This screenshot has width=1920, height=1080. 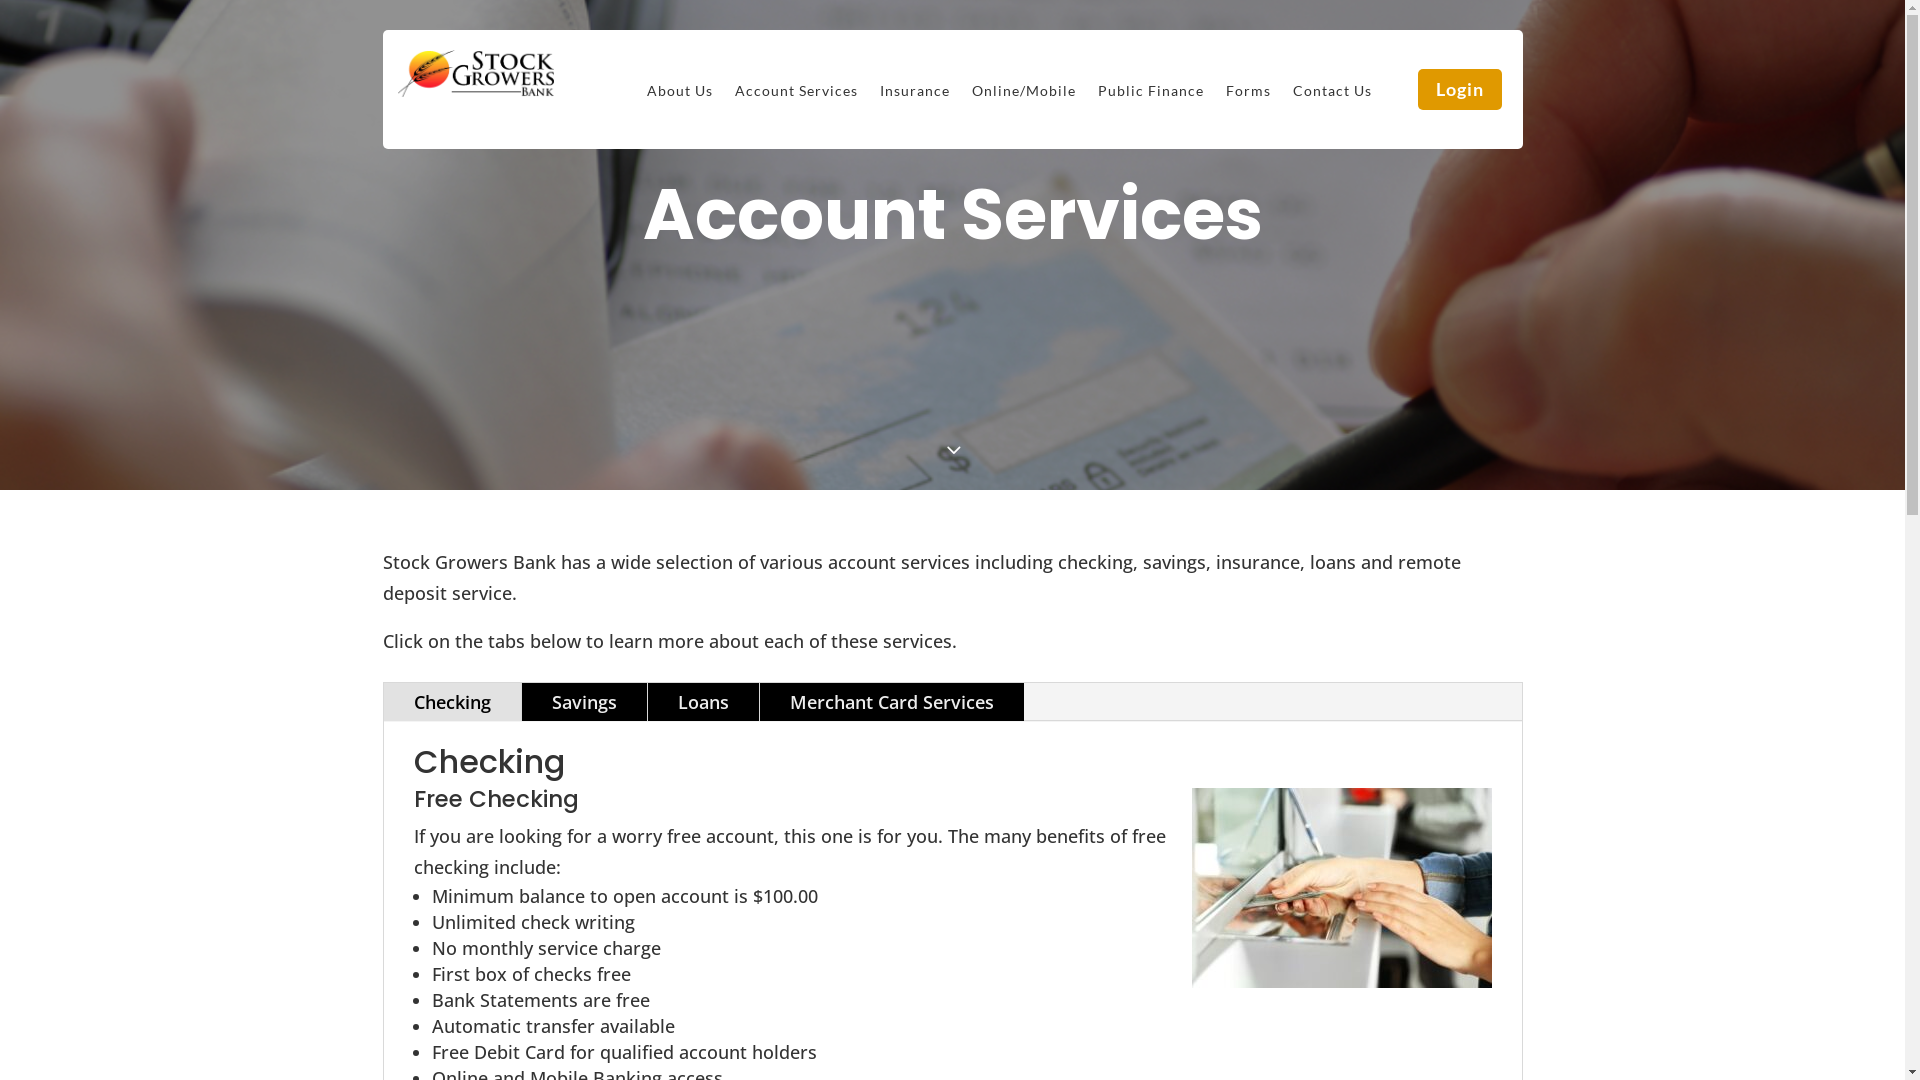 What do you see at coordinates (1416, 88) in the screenshot?
I see `'Login'` at bounding box center [1416, 88].